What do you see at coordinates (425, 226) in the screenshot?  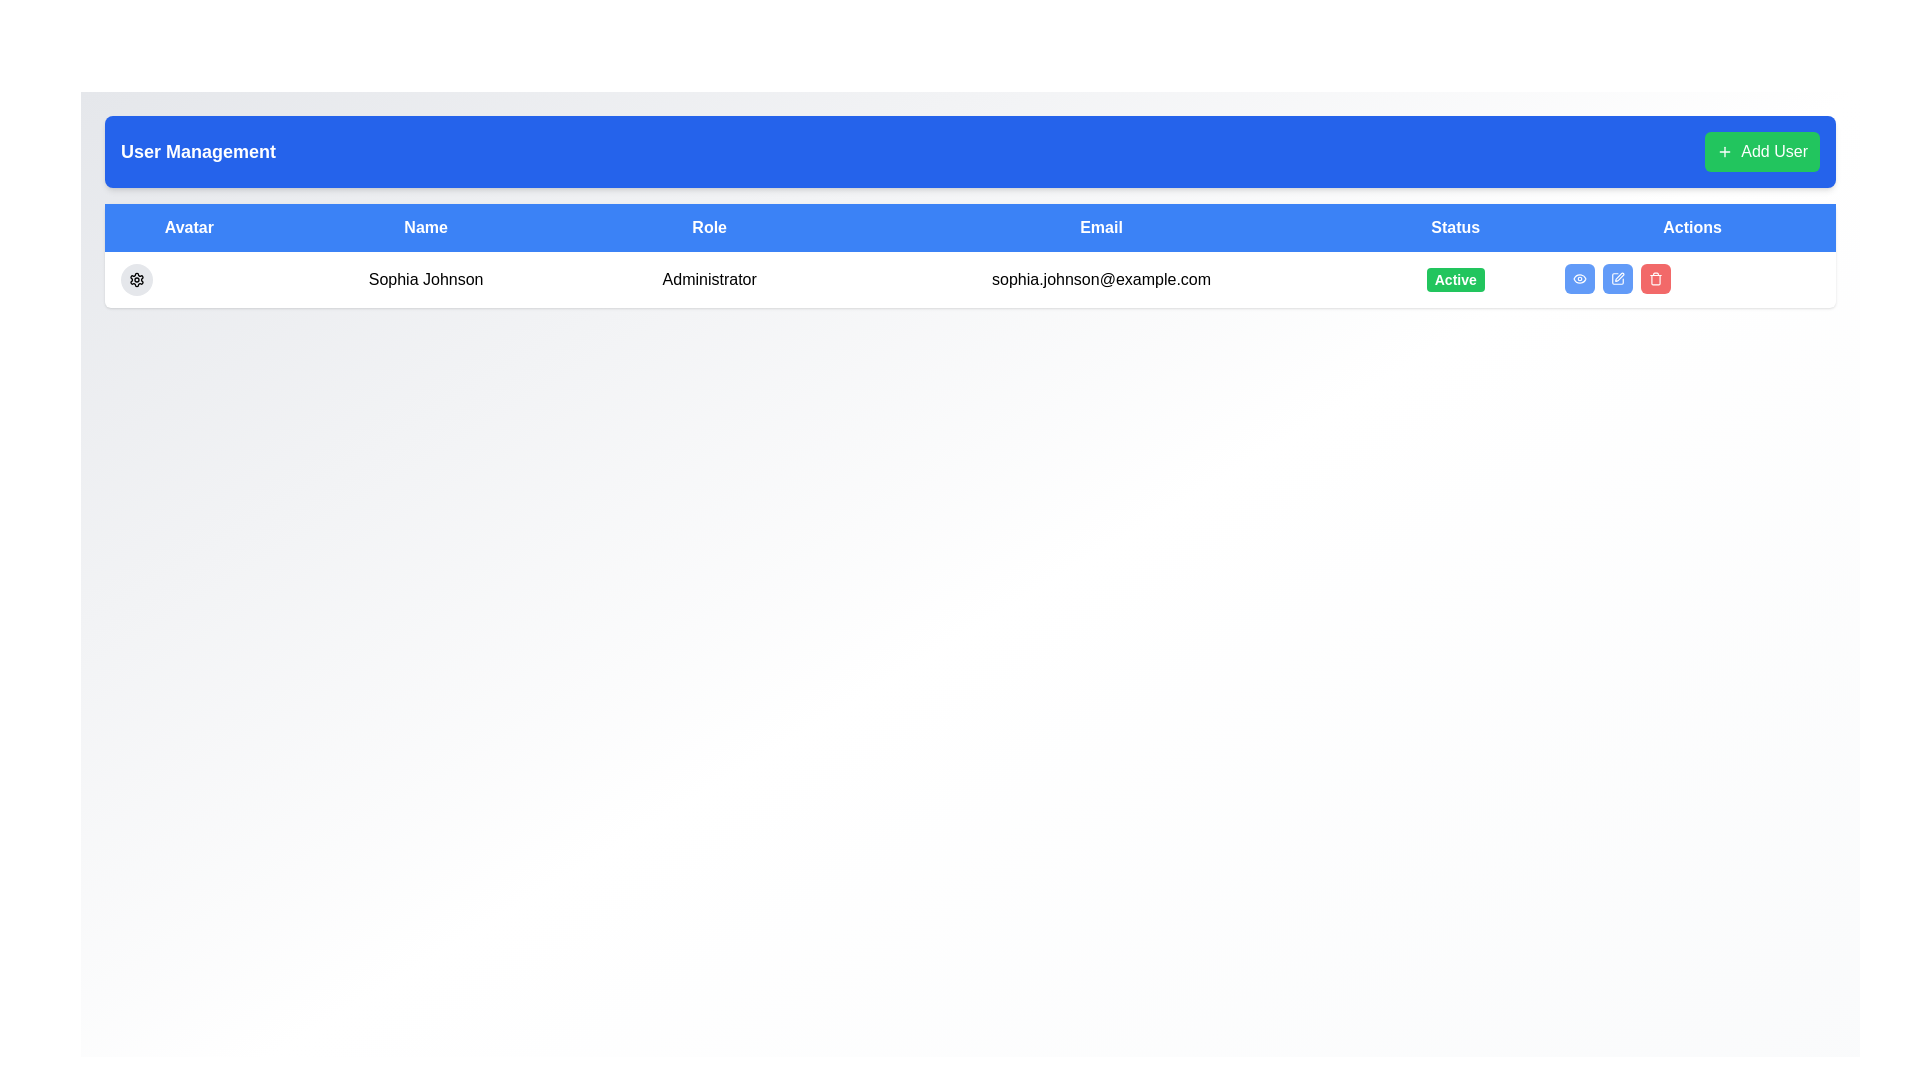 I see `the bold white text label reading 'Name' on a blue background, which is the second column header in a row of headers, positioned between 'Avatar' and 'Role'` at bounding box center [425, 226].